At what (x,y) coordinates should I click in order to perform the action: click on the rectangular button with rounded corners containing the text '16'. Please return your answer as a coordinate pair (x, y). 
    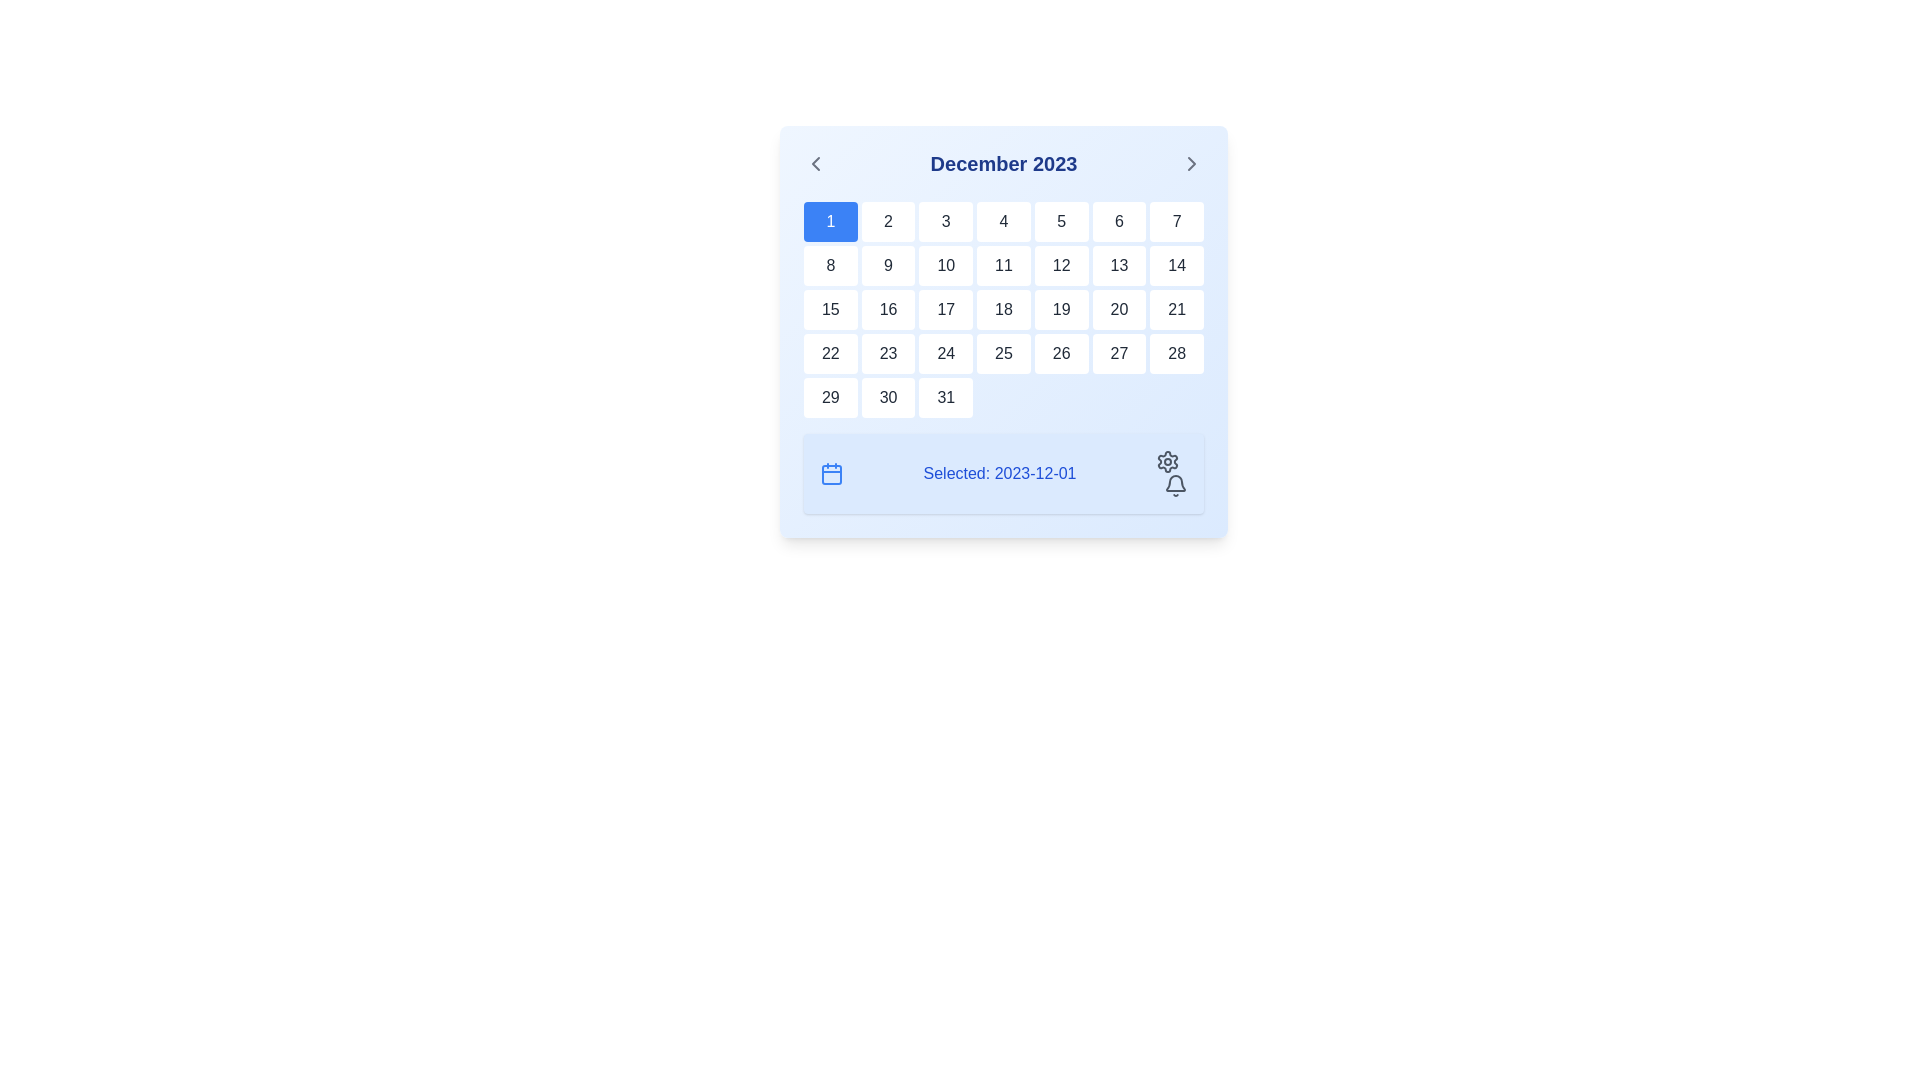
    Looking at the image, I should click on (887, 309).